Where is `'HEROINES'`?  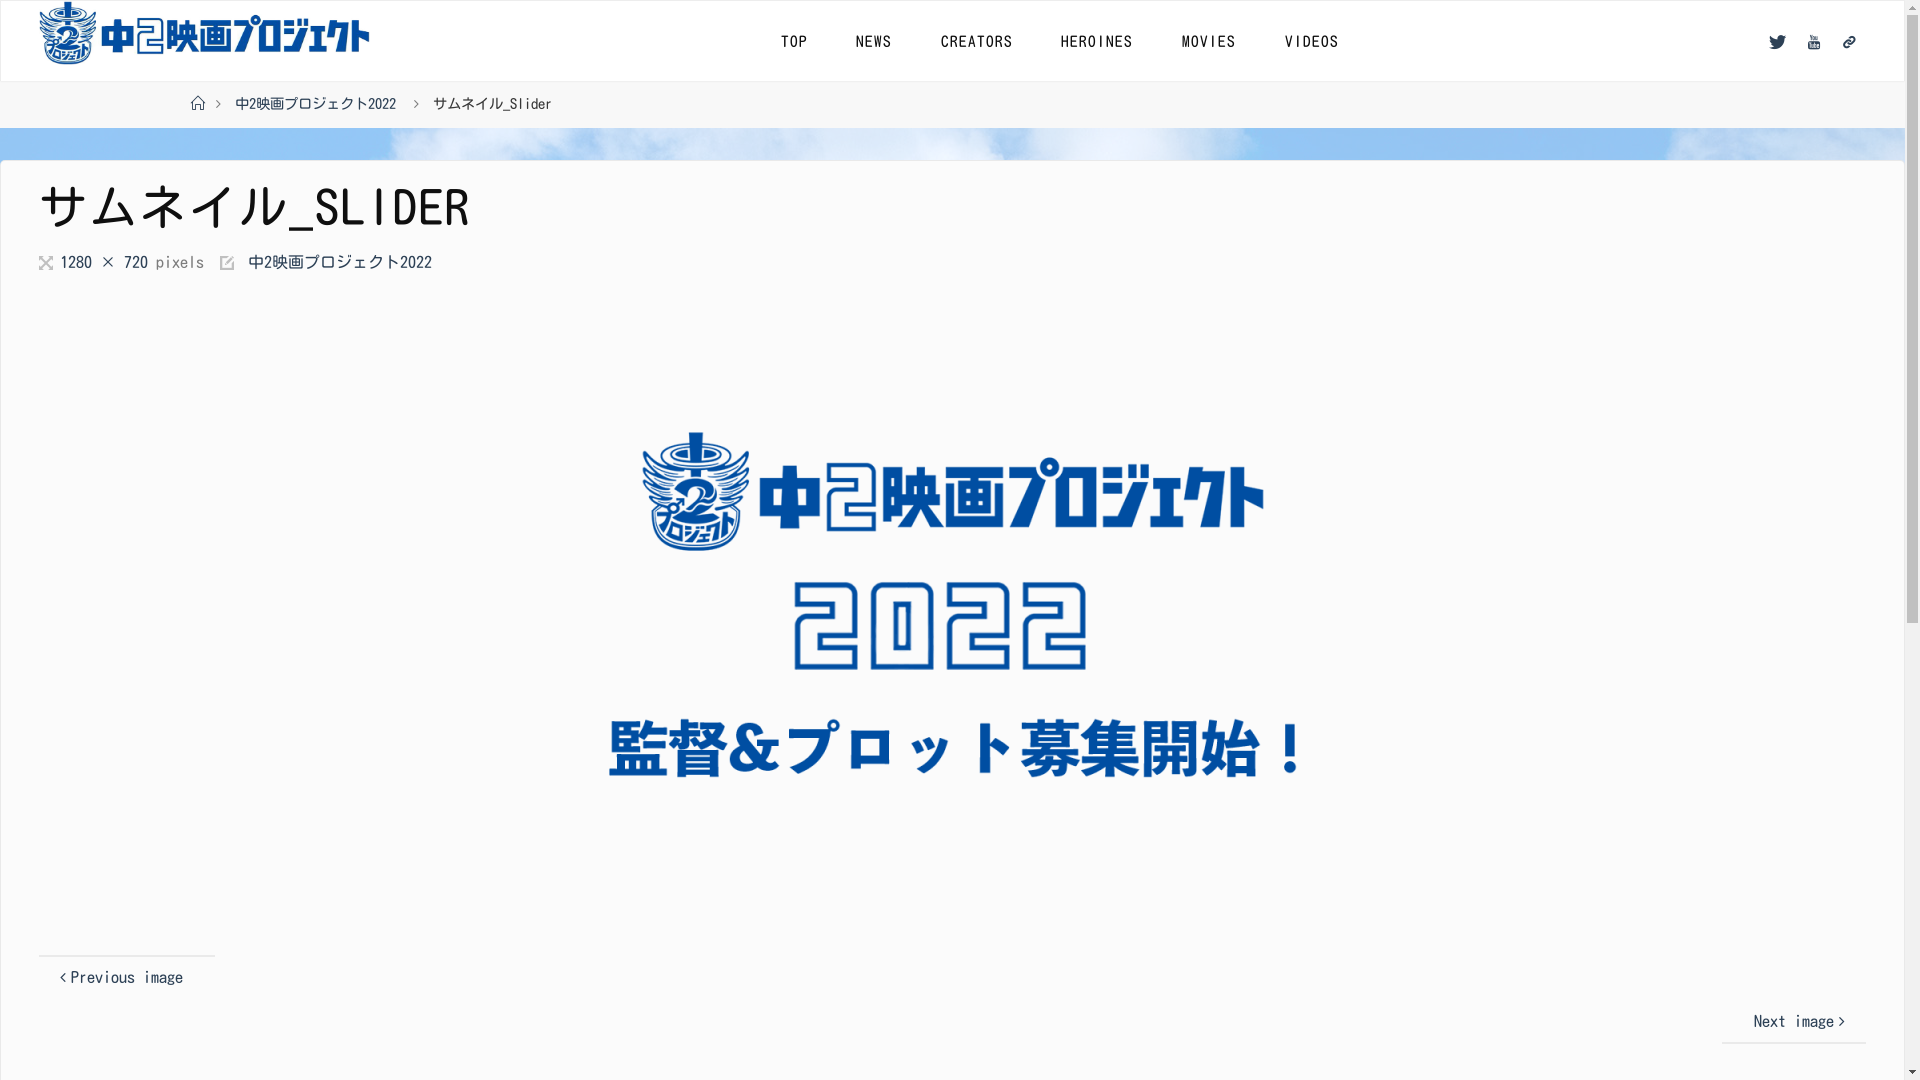 'HEROINES' is located at coordinates (1096, 41).